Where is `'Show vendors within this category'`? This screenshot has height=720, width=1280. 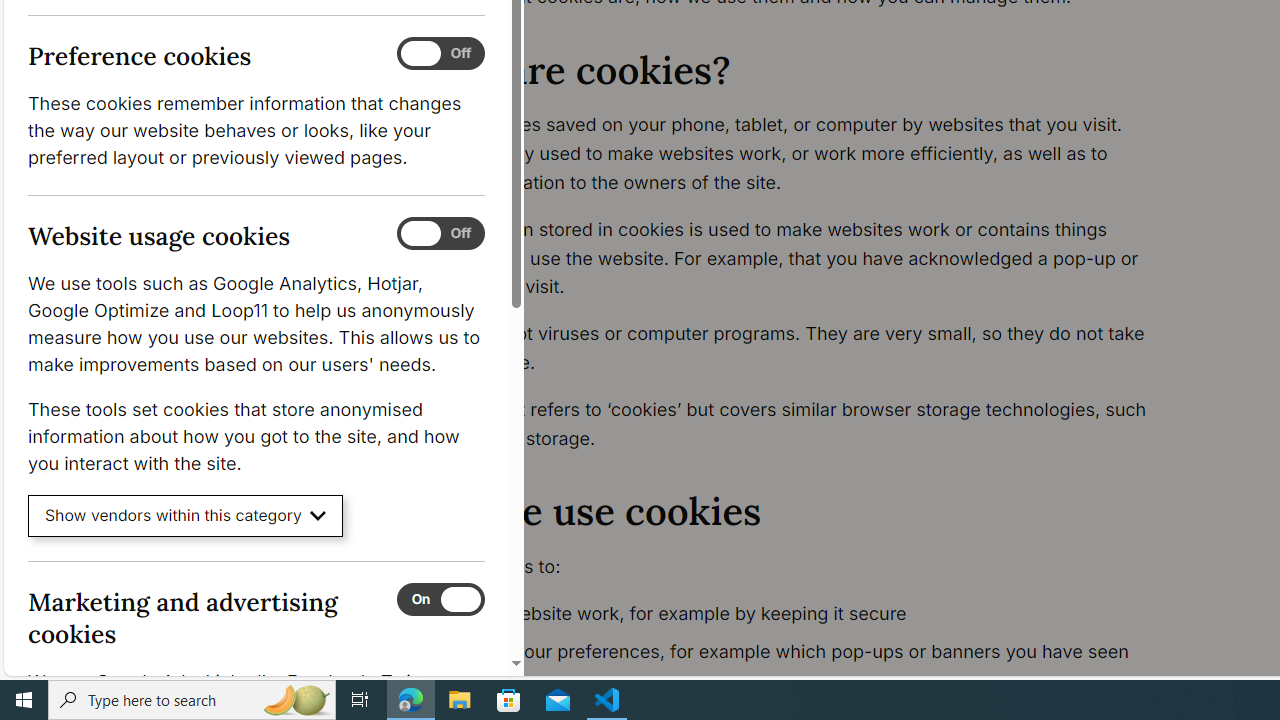 'Show vendors within this category' is located at coordinates (185, 515).